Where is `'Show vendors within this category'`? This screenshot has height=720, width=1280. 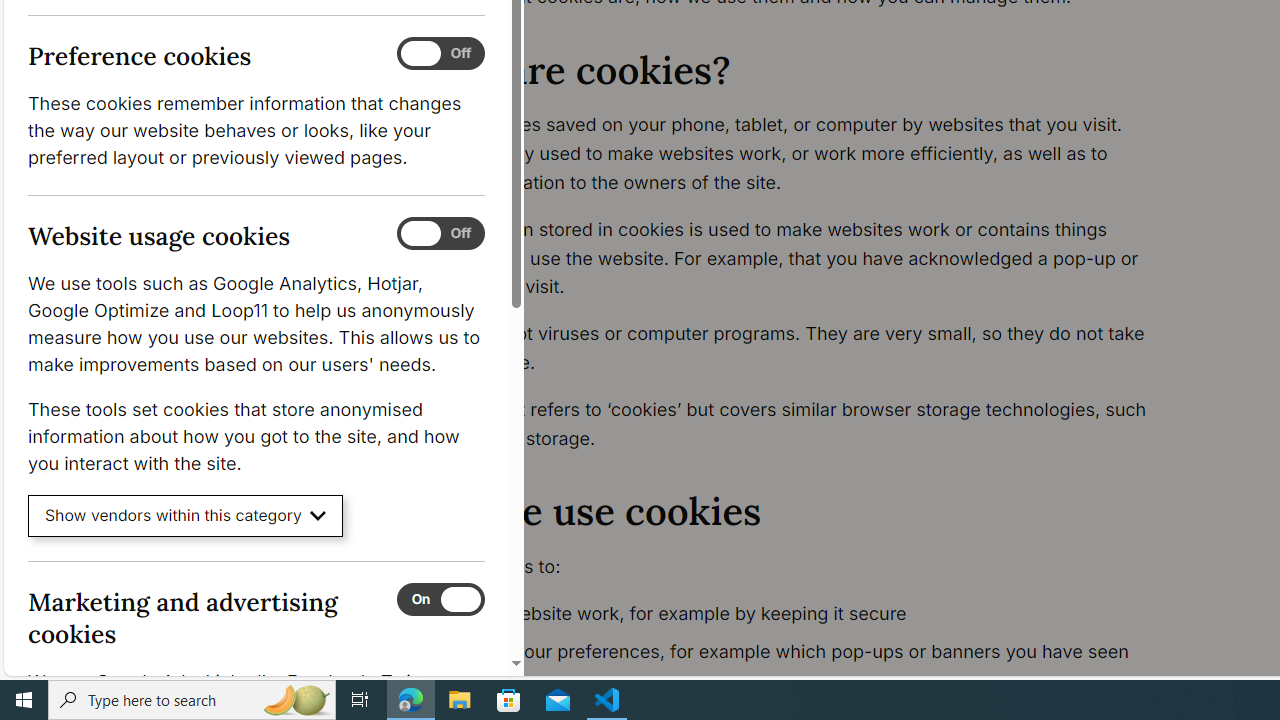 'Show vendors within this category' is located at coordinates (185, 515).